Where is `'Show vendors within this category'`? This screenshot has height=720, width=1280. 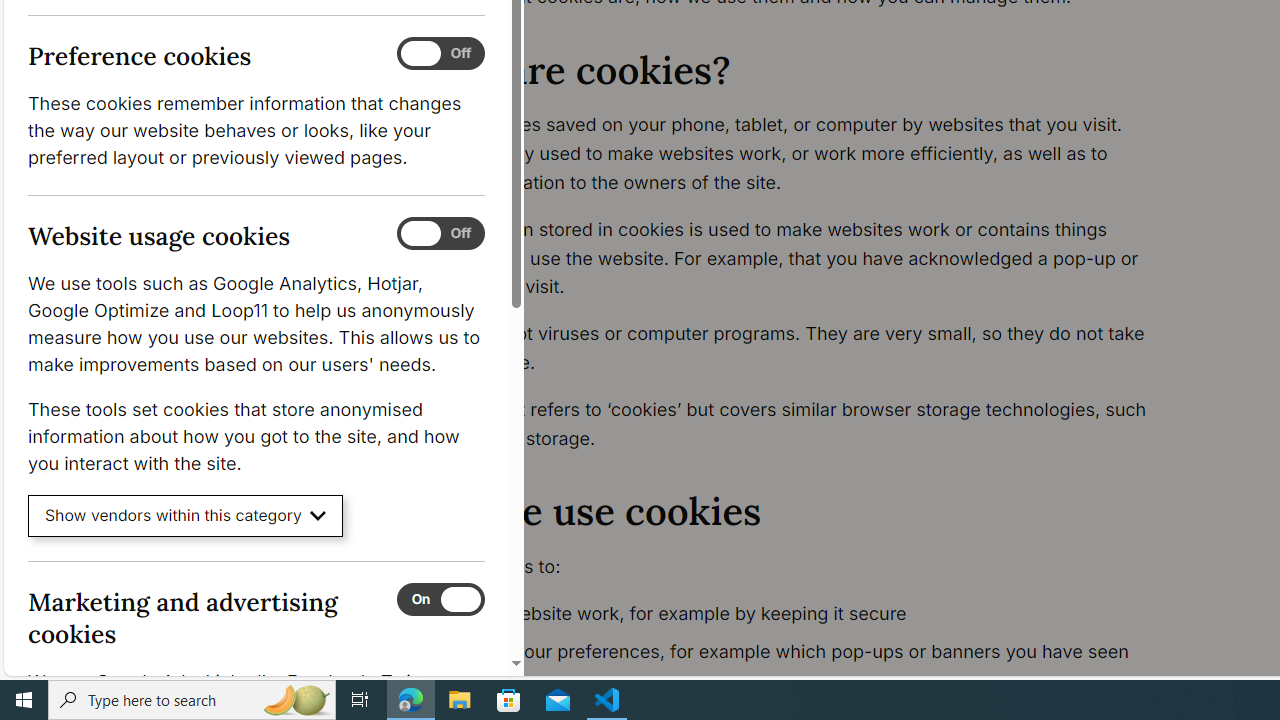 'Show vendors within this category' is located at coordinates (185, 515).